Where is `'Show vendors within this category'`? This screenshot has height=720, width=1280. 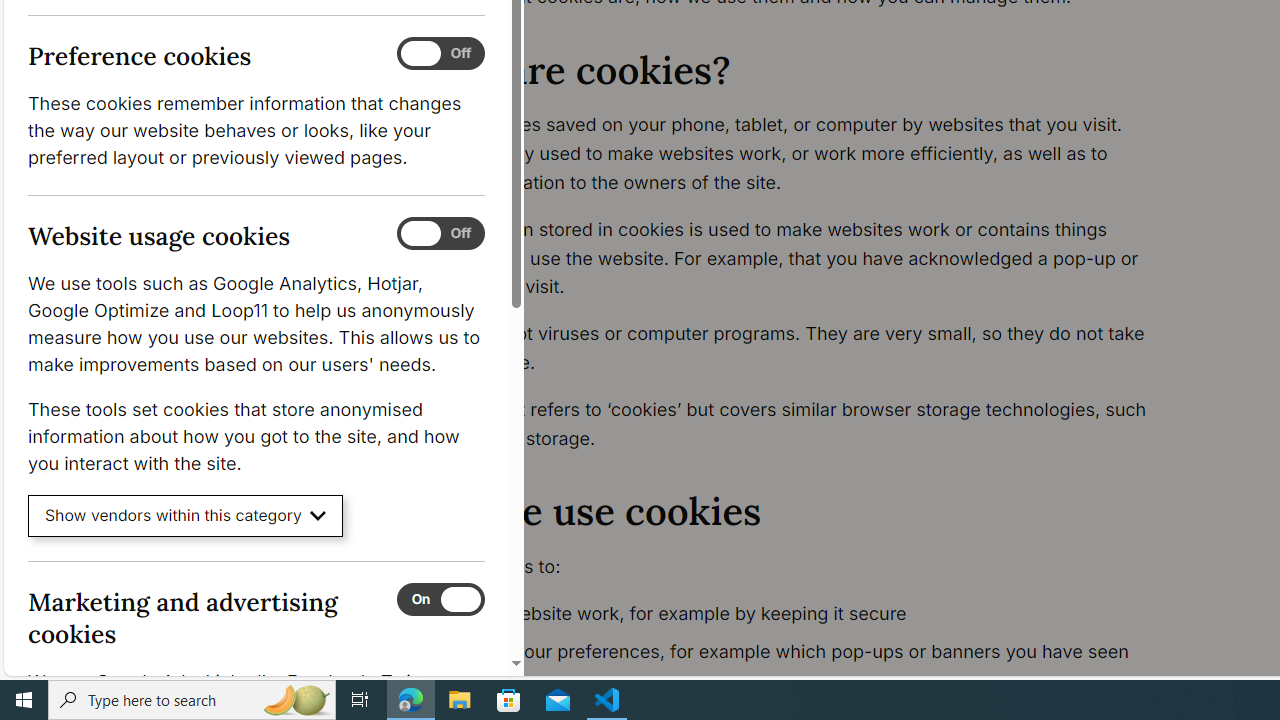 'Show vendors within this category' is located at coordinates (185, 515).